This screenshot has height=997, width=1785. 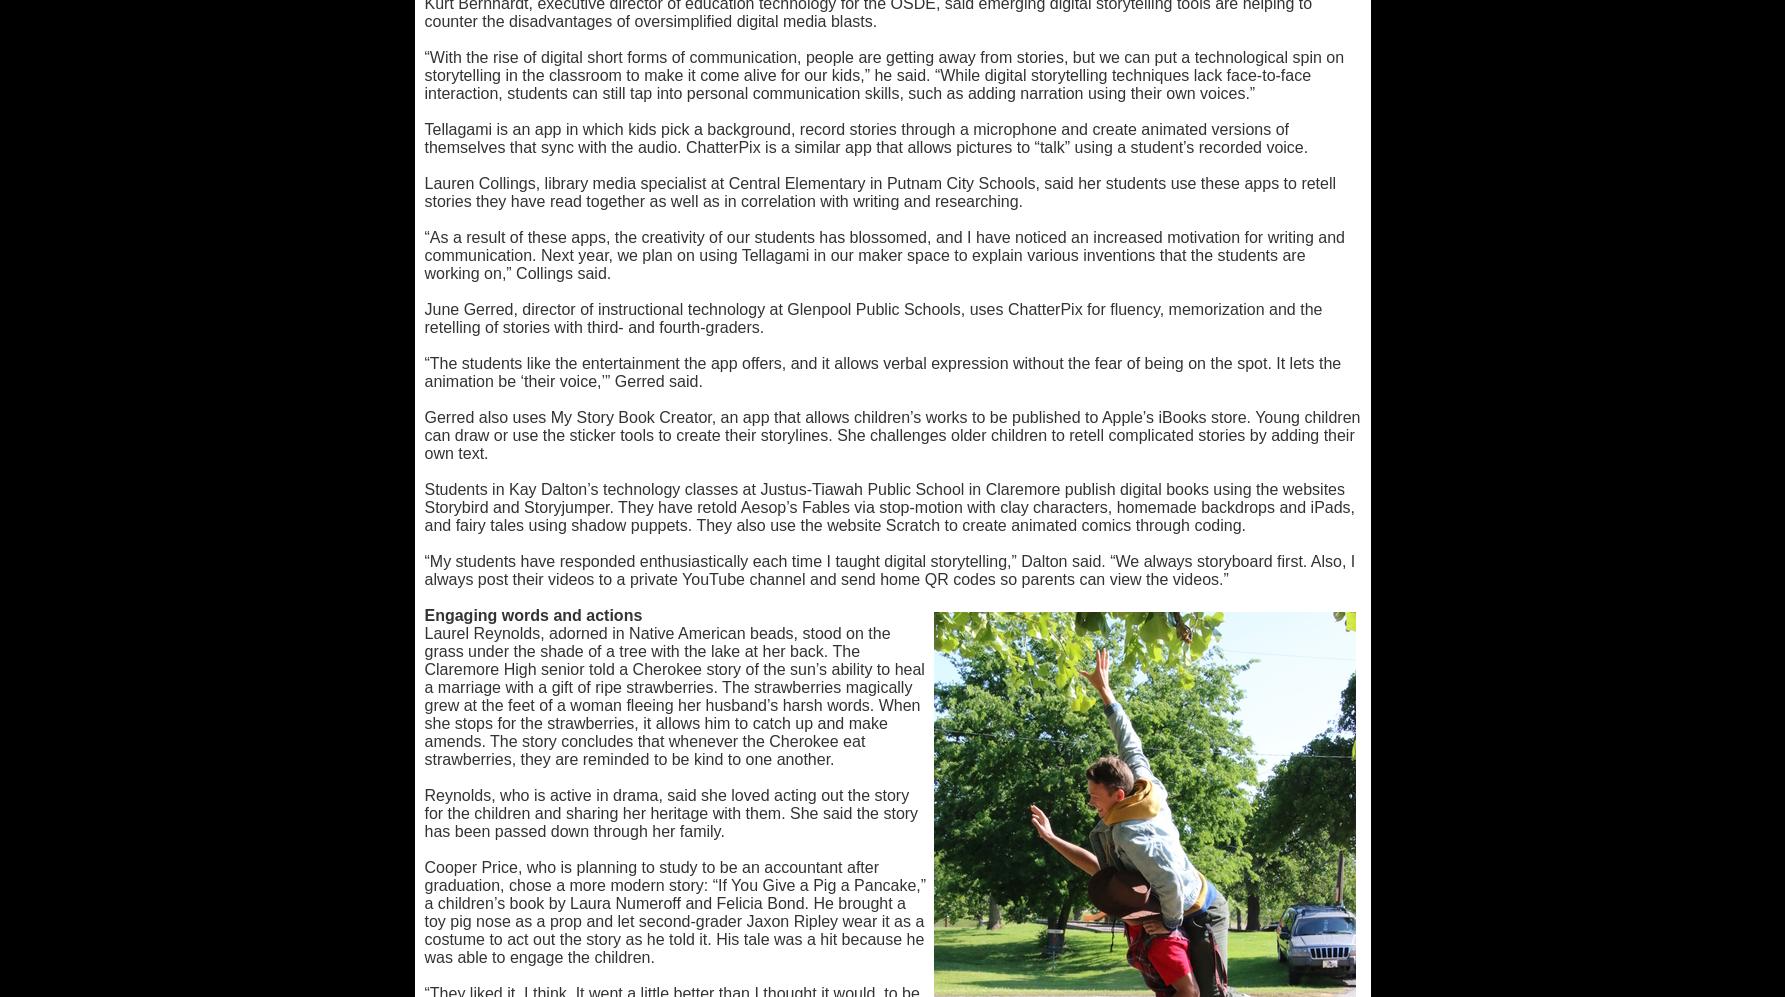 I want to click on '“My students have responded enthusiastically each time I taught digital storytelling,” Dalton said. “We always storyboard first. Also, I always post their videos to a private YouTube channel and send home QR codes so parents can view the videos.”', so click(x=889, y=570).